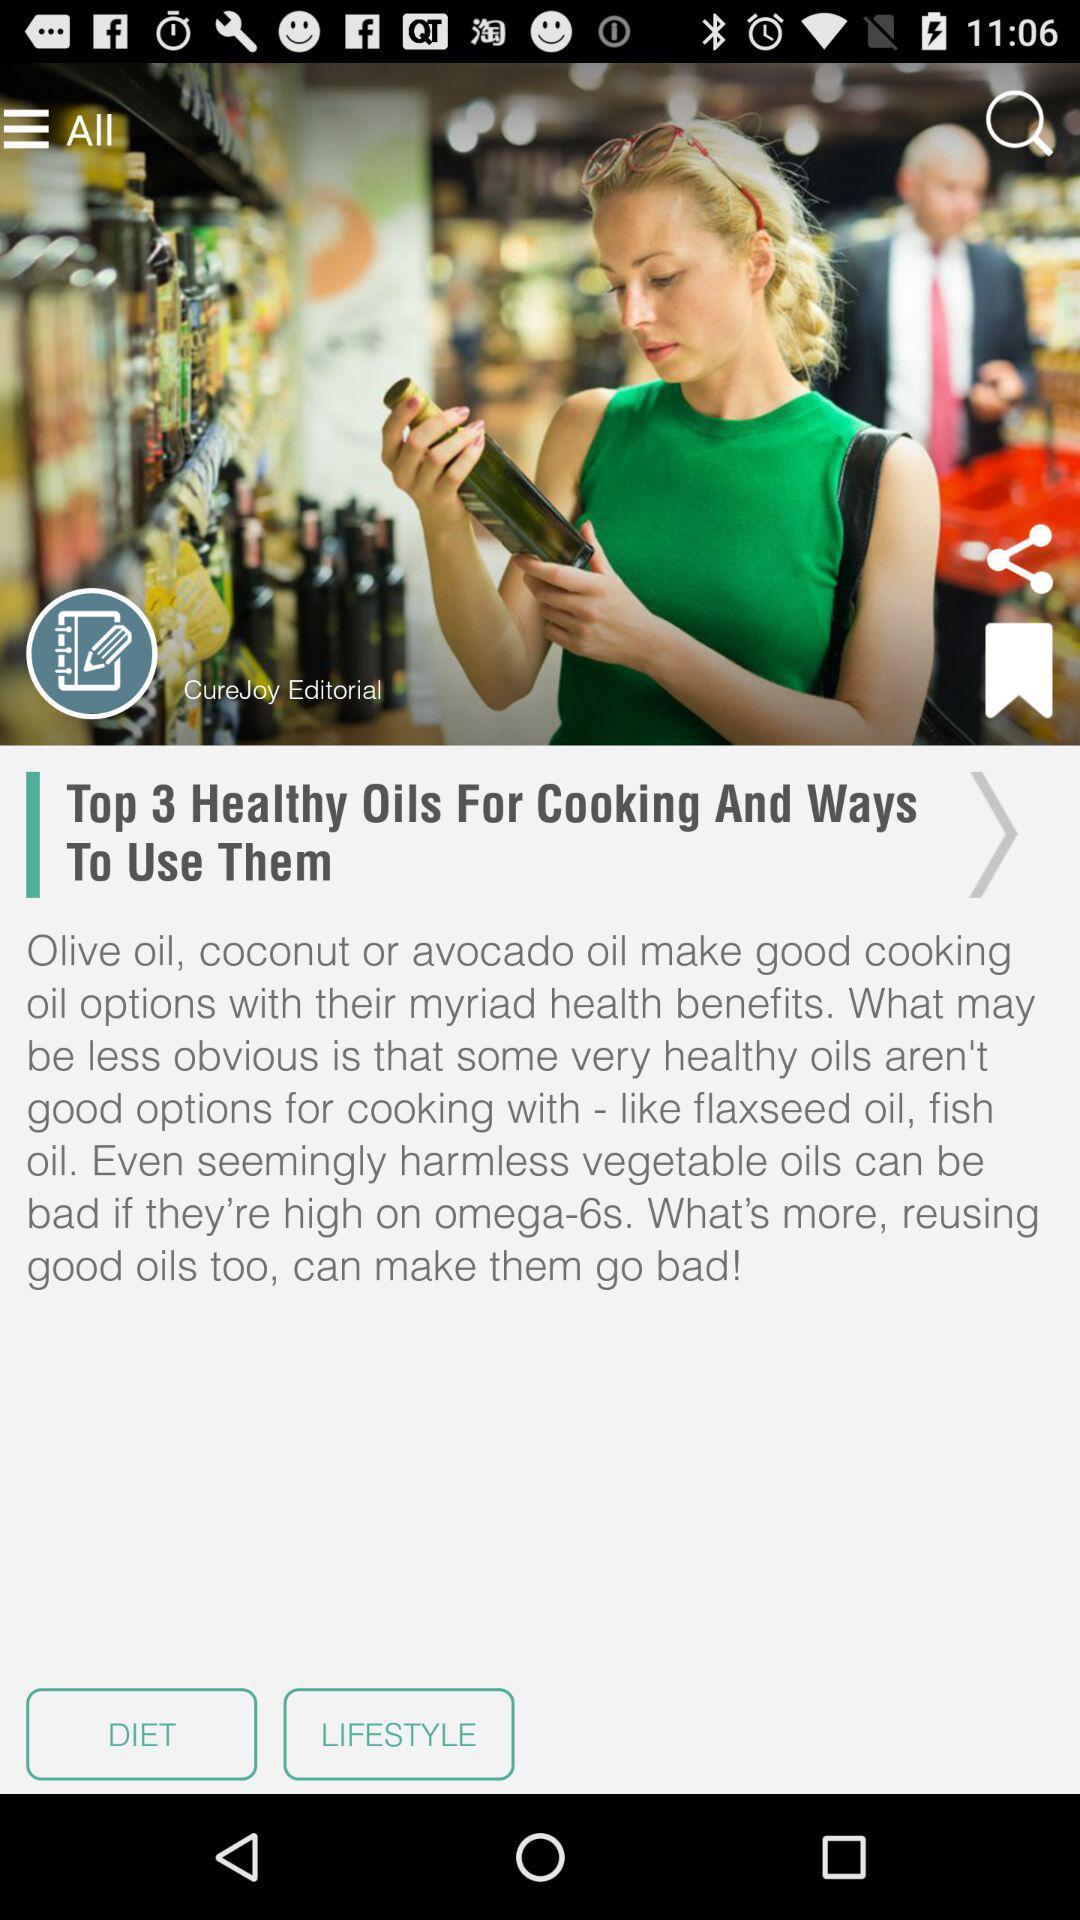 Image resolution: width=1080 pixels, height=1920 pixels. I want to click on the icon to the right of the top 3 healthy, so click(987, 834).